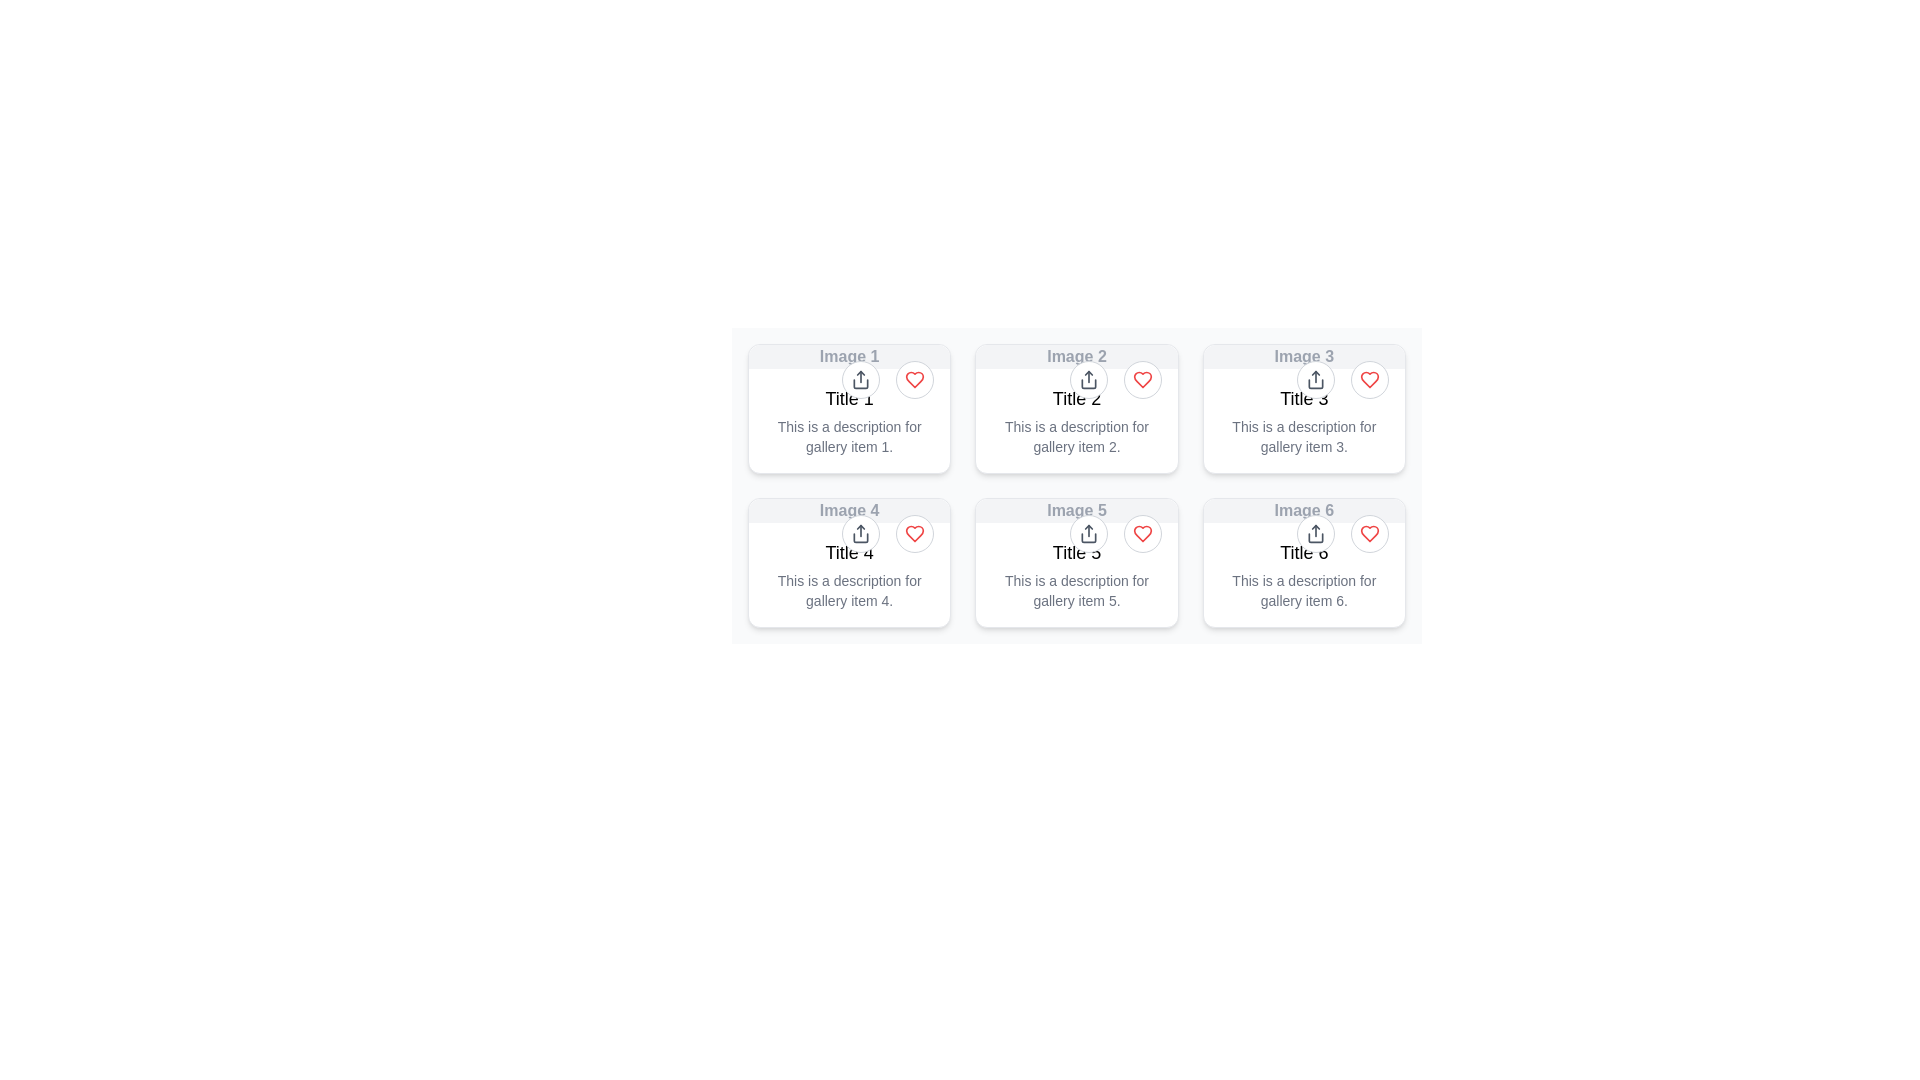 The width and height of the screenshot is (1920, 1080). What do you see at coordinates (1075, 509) in the screenshot?
I see `the text label 'Image 5' which is styled in light gray and bold font, located at the top-center of the card titled 'Title 5'` at bounding box center [1075, 509].